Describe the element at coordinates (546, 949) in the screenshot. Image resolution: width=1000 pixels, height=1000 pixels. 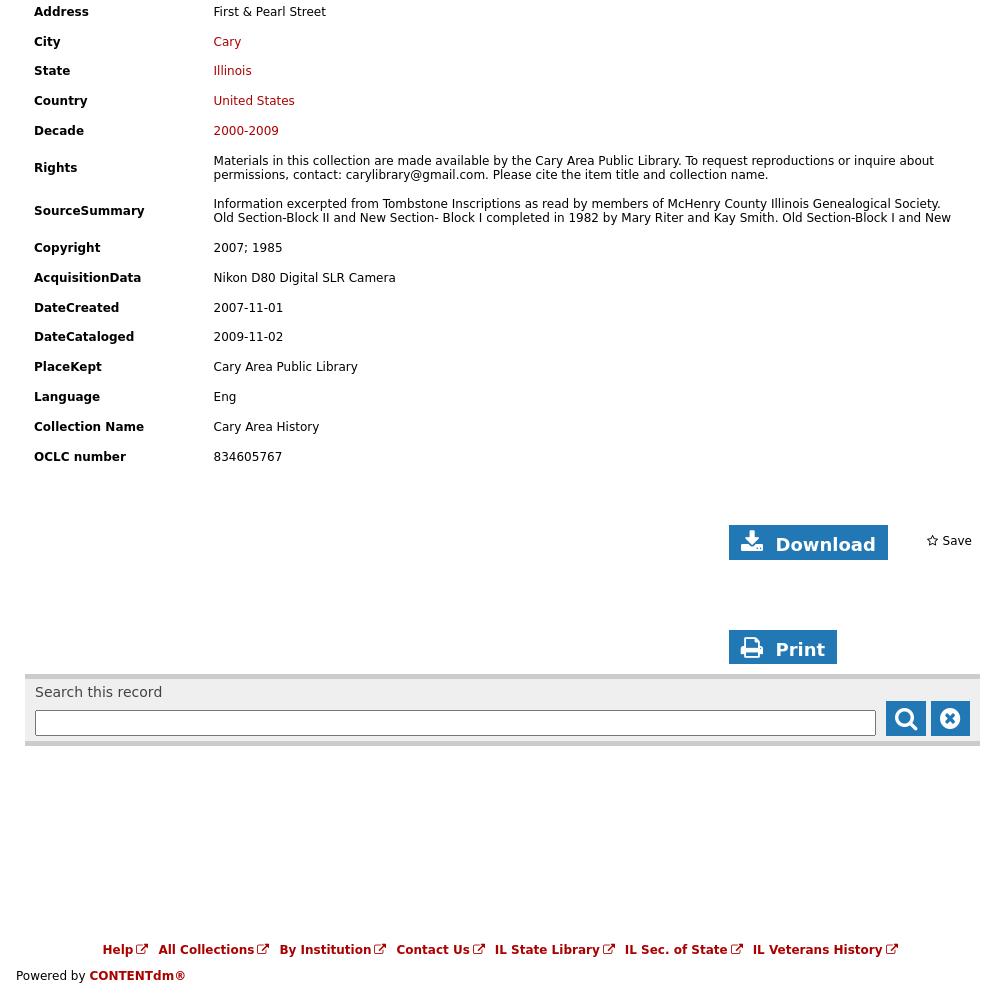
I see `'IL State Library'` at that location.